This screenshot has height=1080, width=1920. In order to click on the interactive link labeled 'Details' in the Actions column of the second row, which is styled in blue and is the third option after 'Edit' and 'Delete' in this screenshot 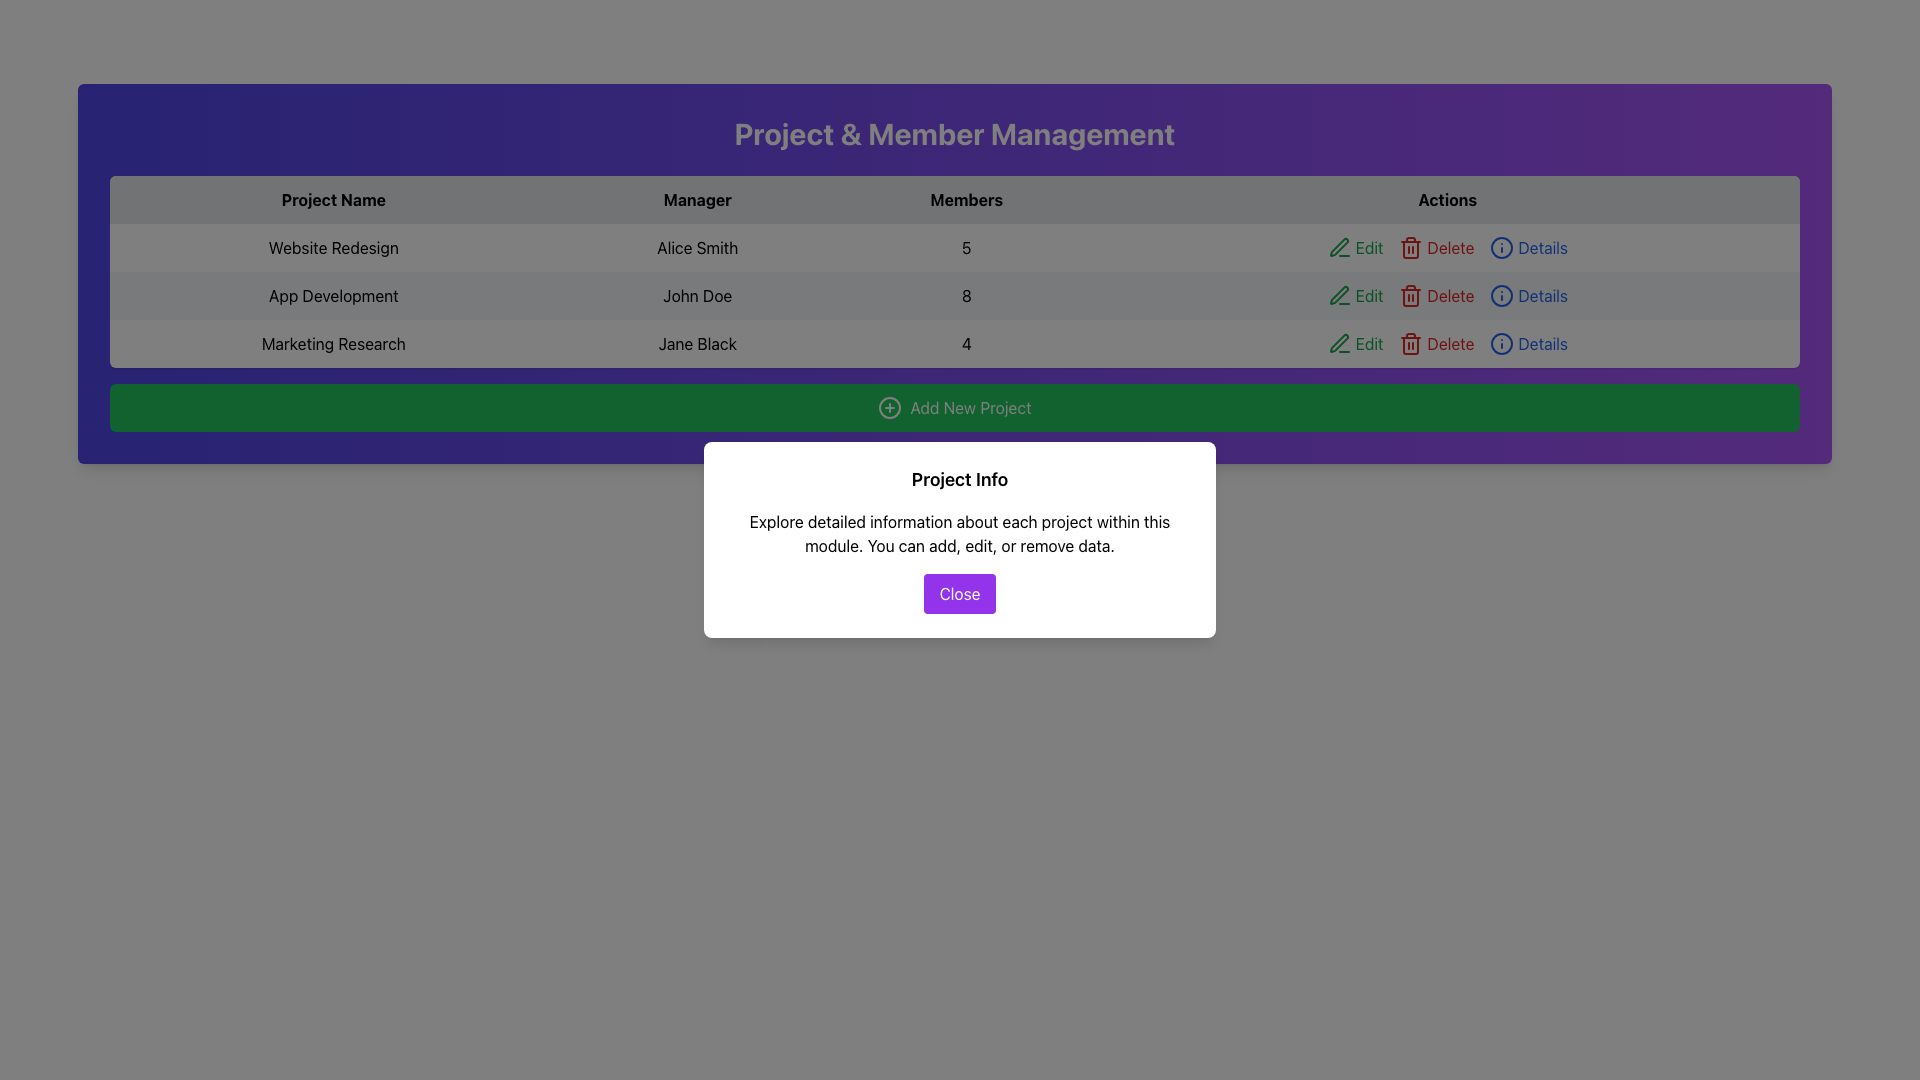, I will do `click(1528, 296)`.